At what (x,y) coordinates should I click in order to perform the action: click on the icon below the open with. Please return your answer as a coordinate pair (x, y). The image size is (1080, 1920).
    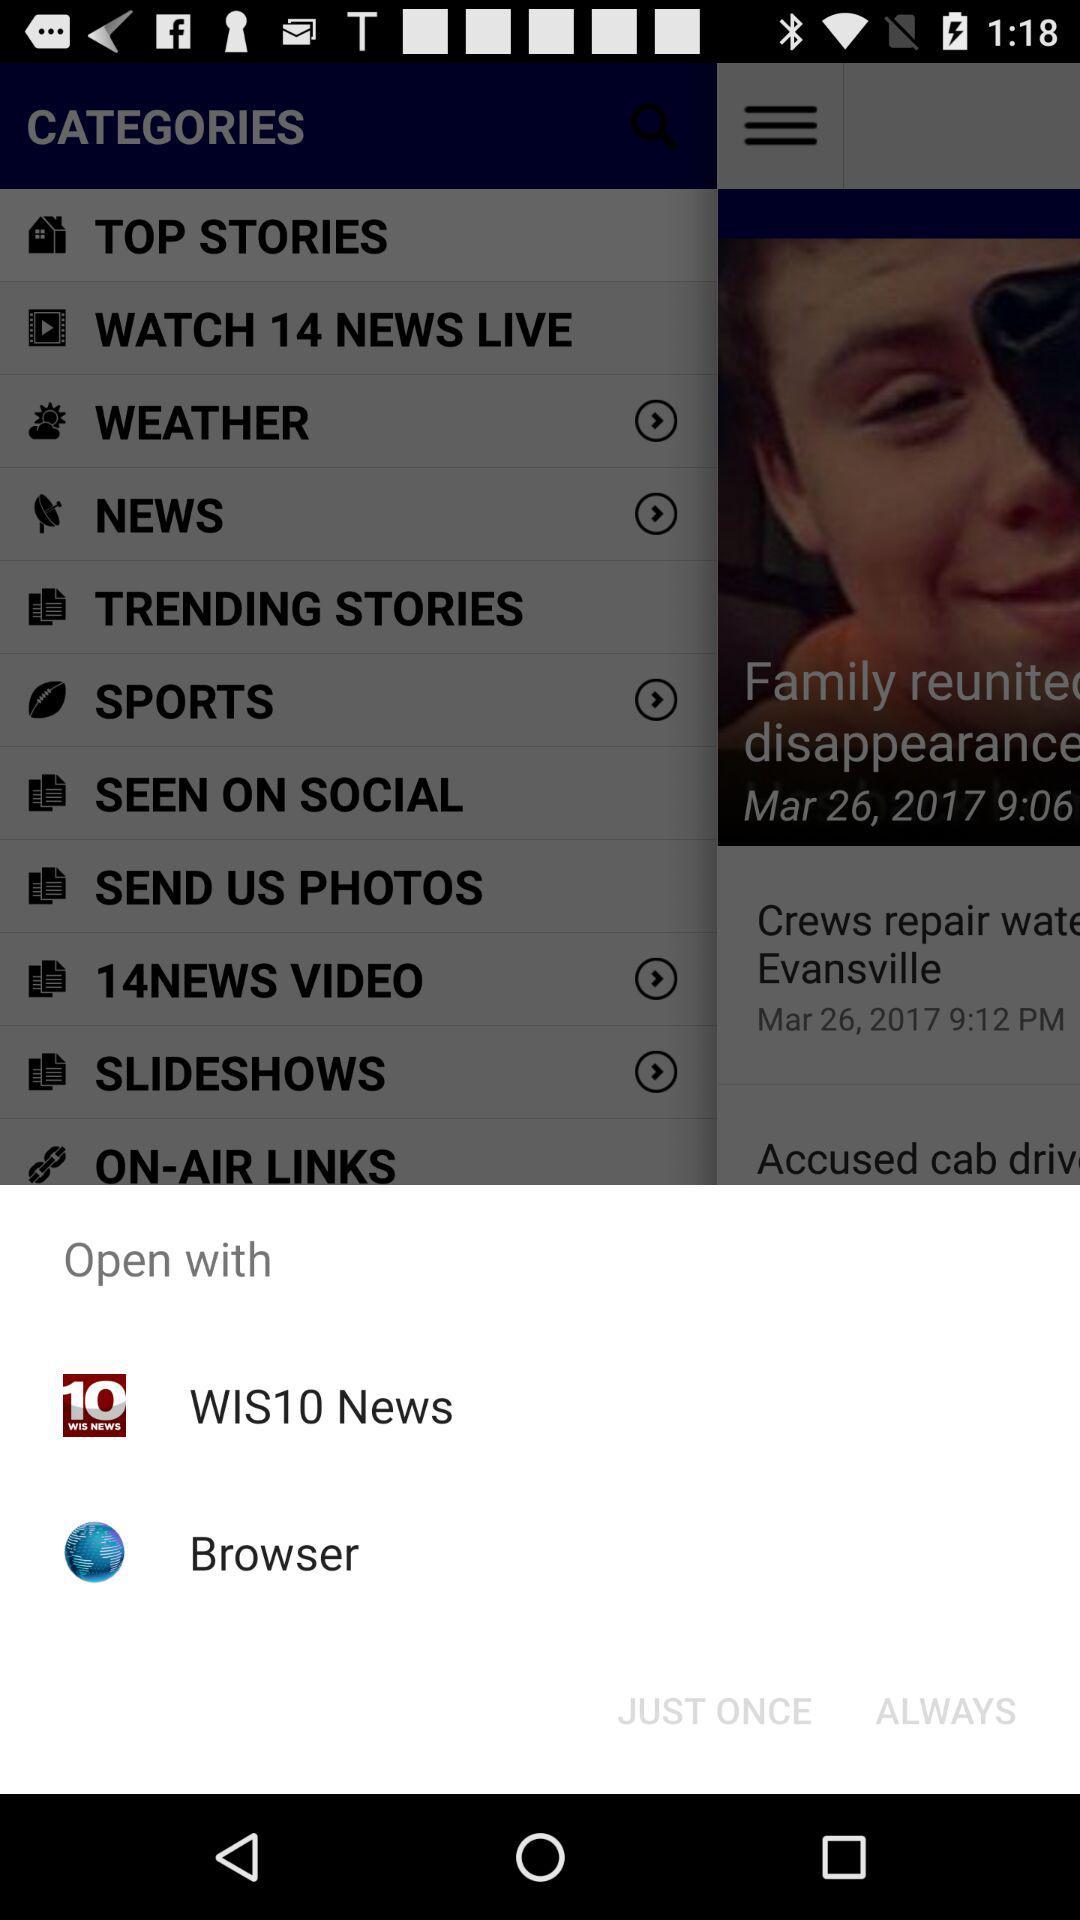
    Looking at the image, I should click on (713, 1708).